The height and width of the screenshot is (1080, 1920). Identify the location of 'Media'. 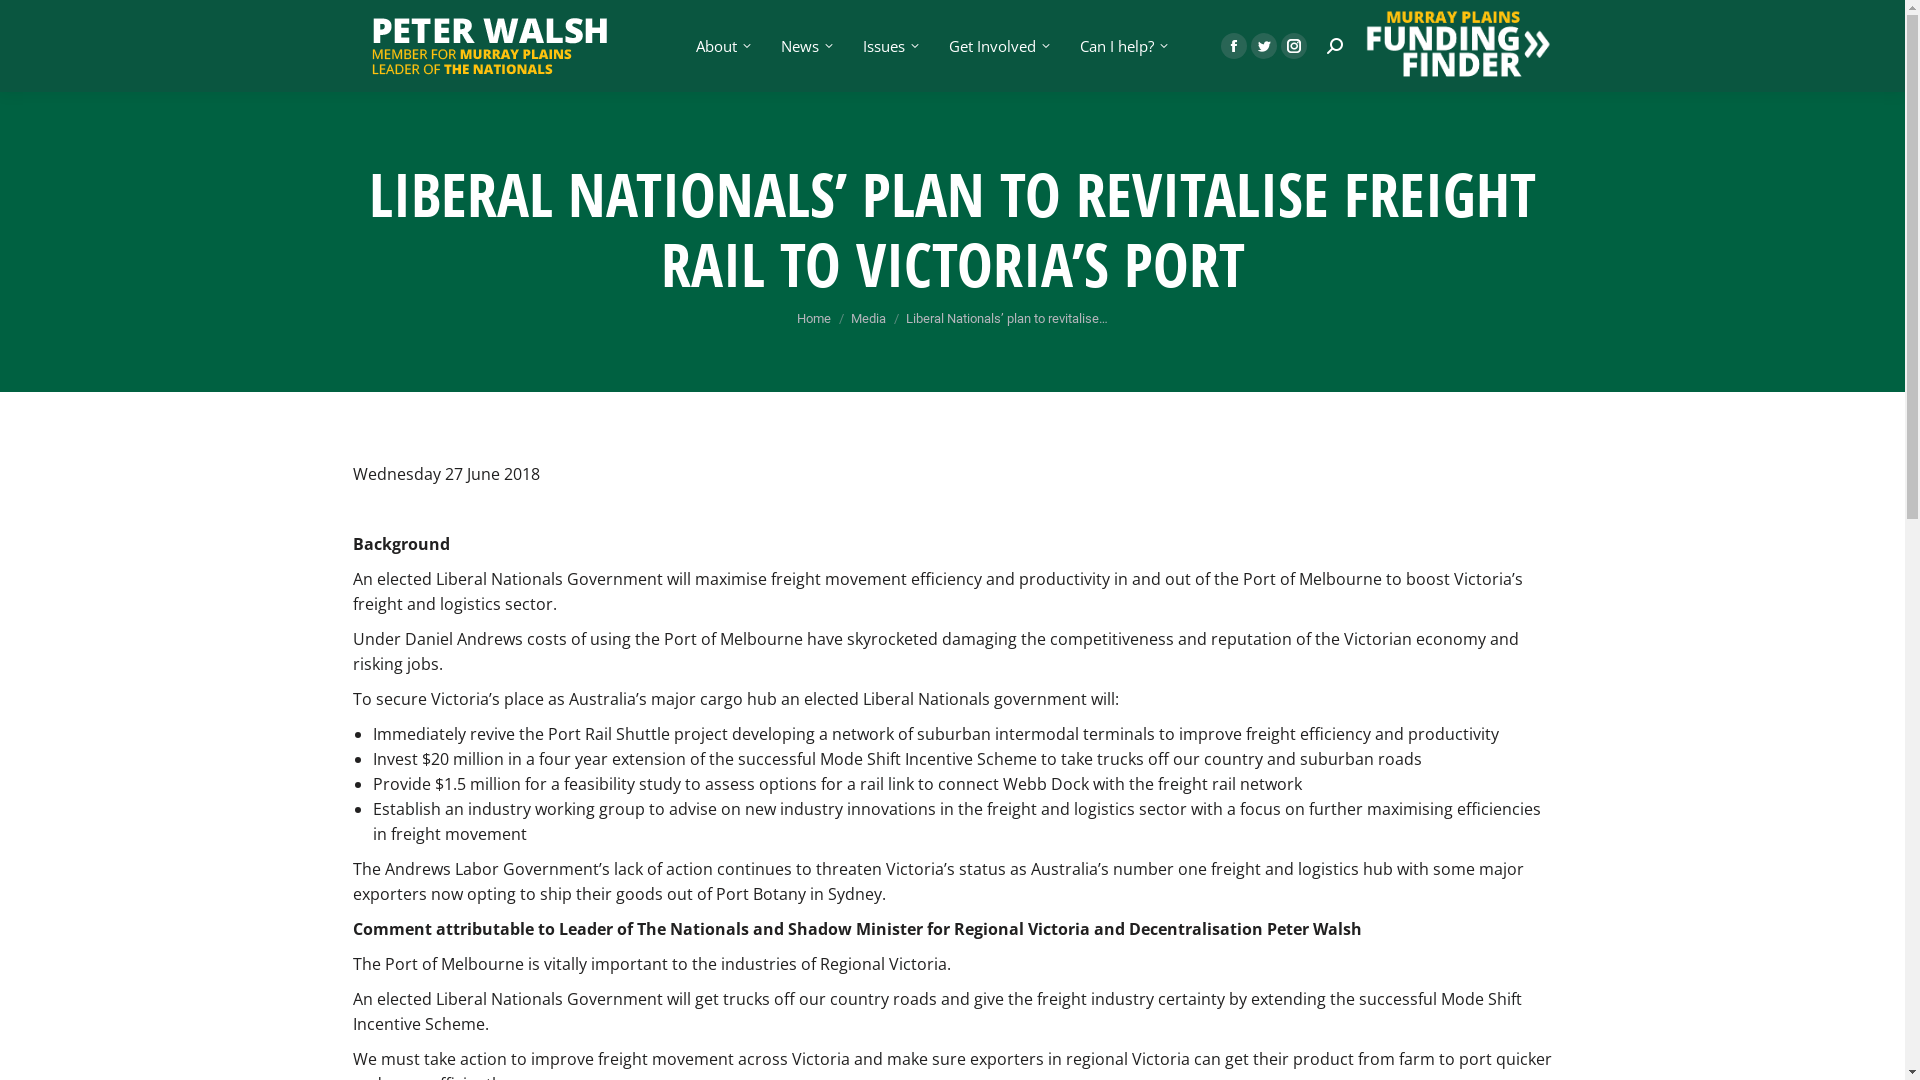
(868, 317).